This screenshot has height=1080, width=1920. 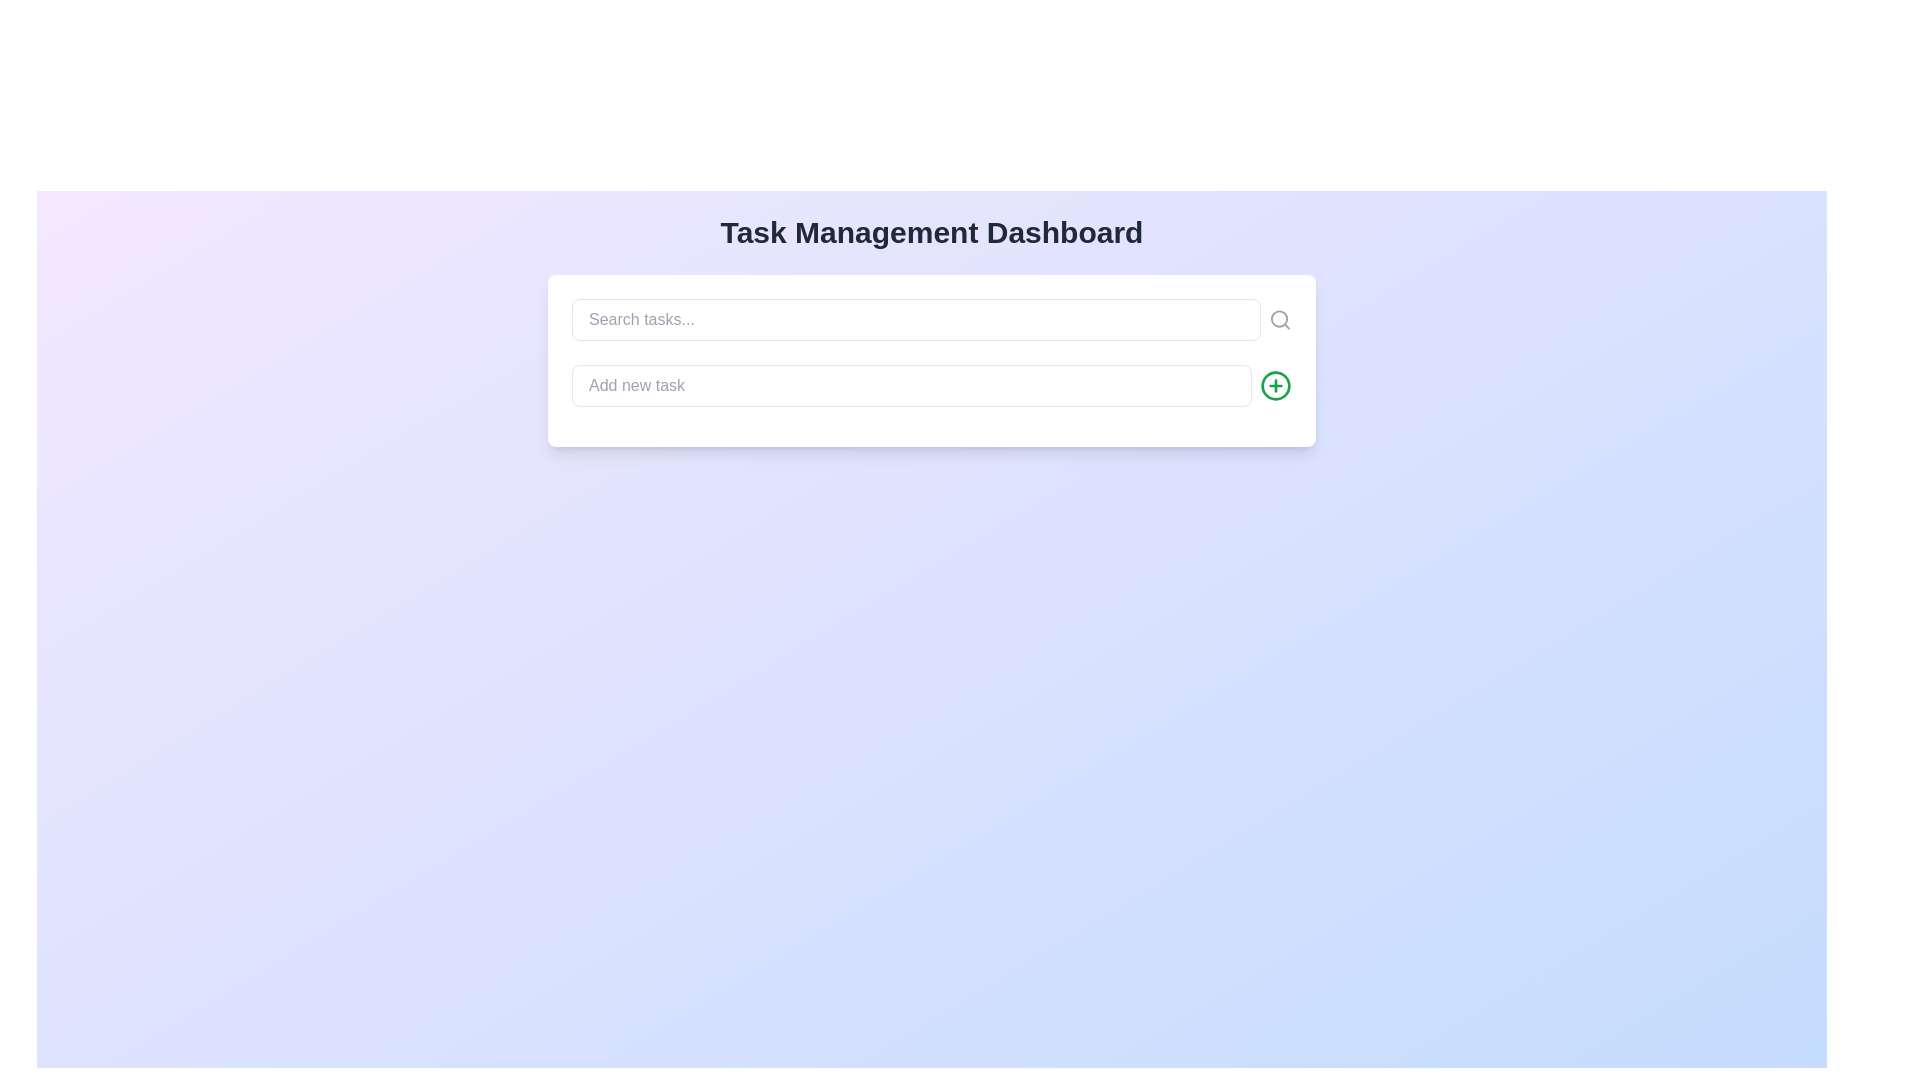 I want to click on the circular graphic representing the 'plus' icon at the right end of the second input box, so click(x=1275, y=385).